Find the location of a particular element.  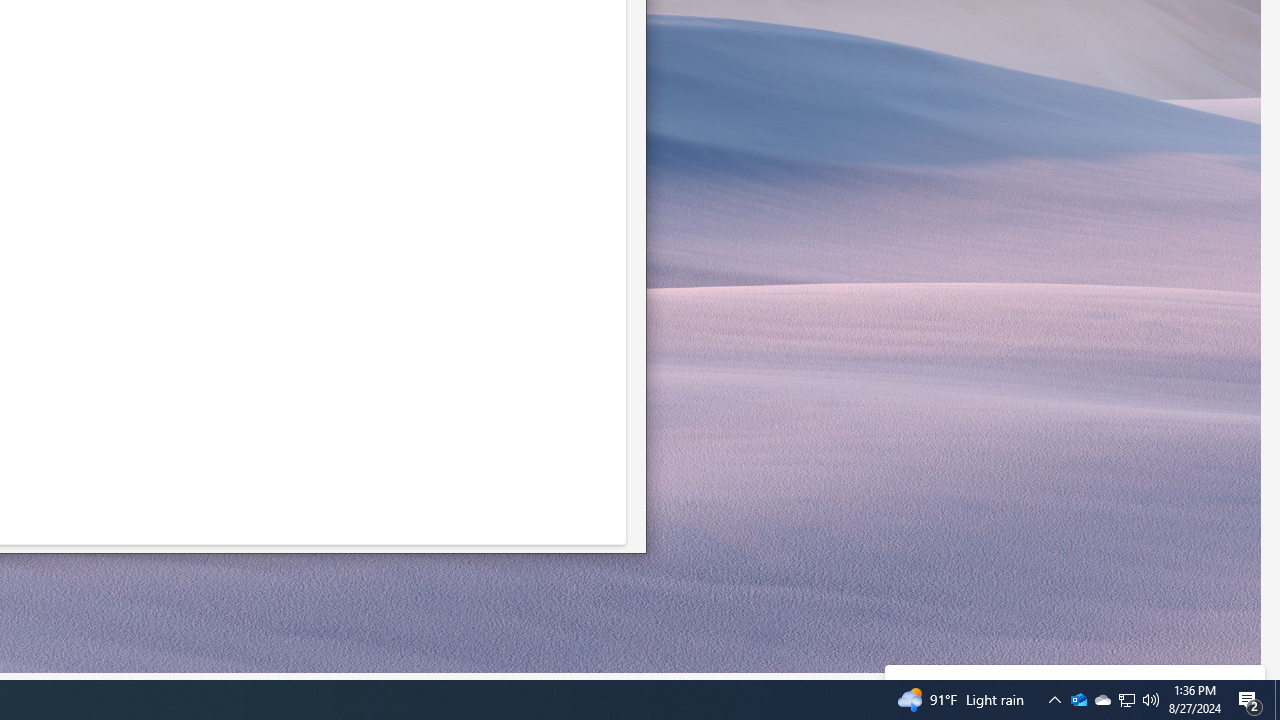

'Q2790: 100%' is located at coordinates (1078, 698).